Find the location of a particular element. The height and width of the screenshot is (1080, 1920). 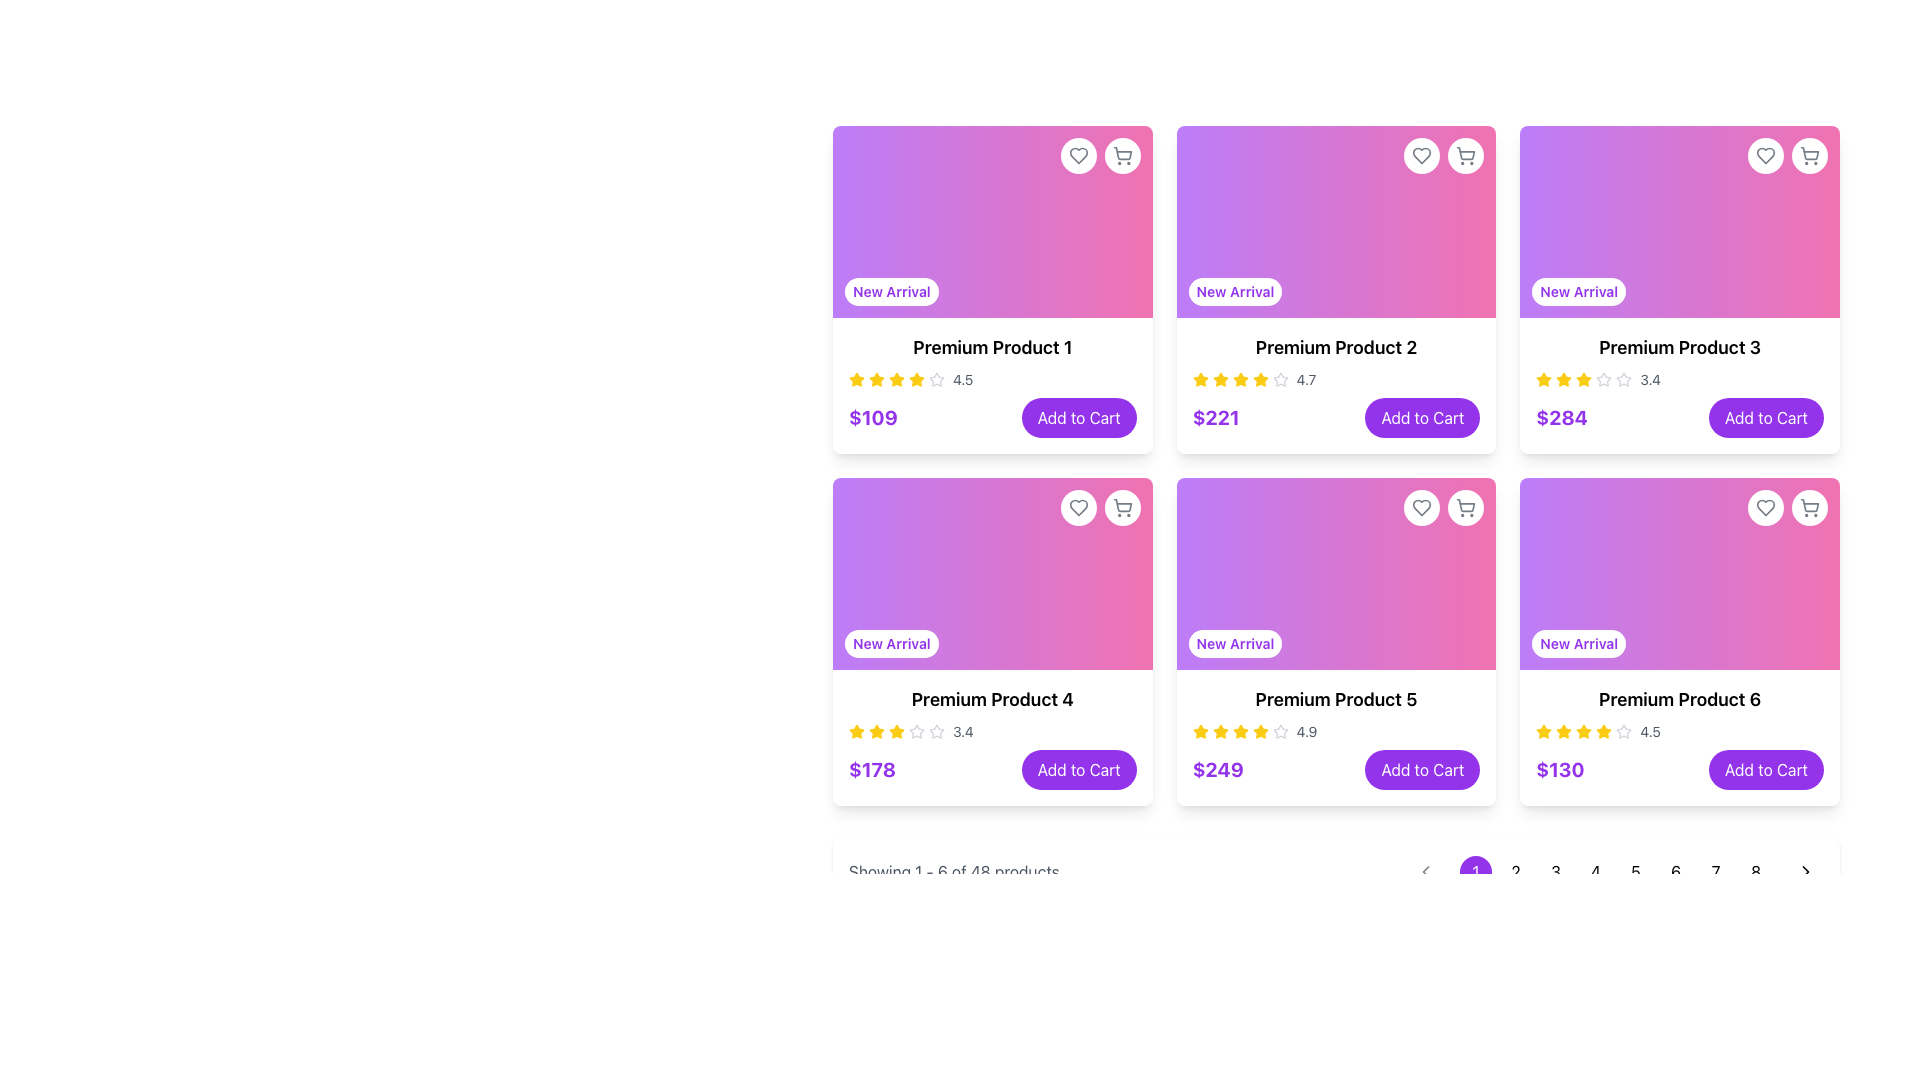

the rating represented by the star icon in the rating section of the product card for 'Premium Product 5', located in the third column of the second row of the product grid is located at coordinates (1200, 731).